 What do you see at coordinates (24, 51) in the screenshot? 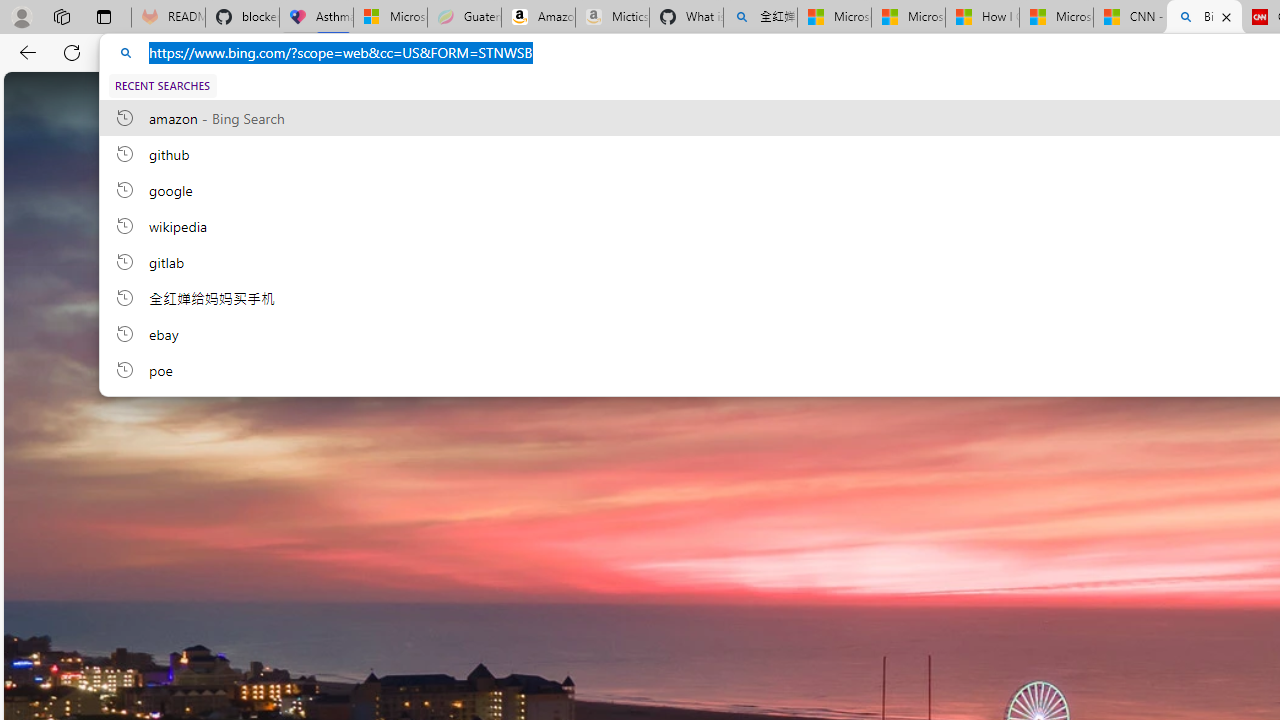
I see `'Back'` at bounding box center [24, 51].